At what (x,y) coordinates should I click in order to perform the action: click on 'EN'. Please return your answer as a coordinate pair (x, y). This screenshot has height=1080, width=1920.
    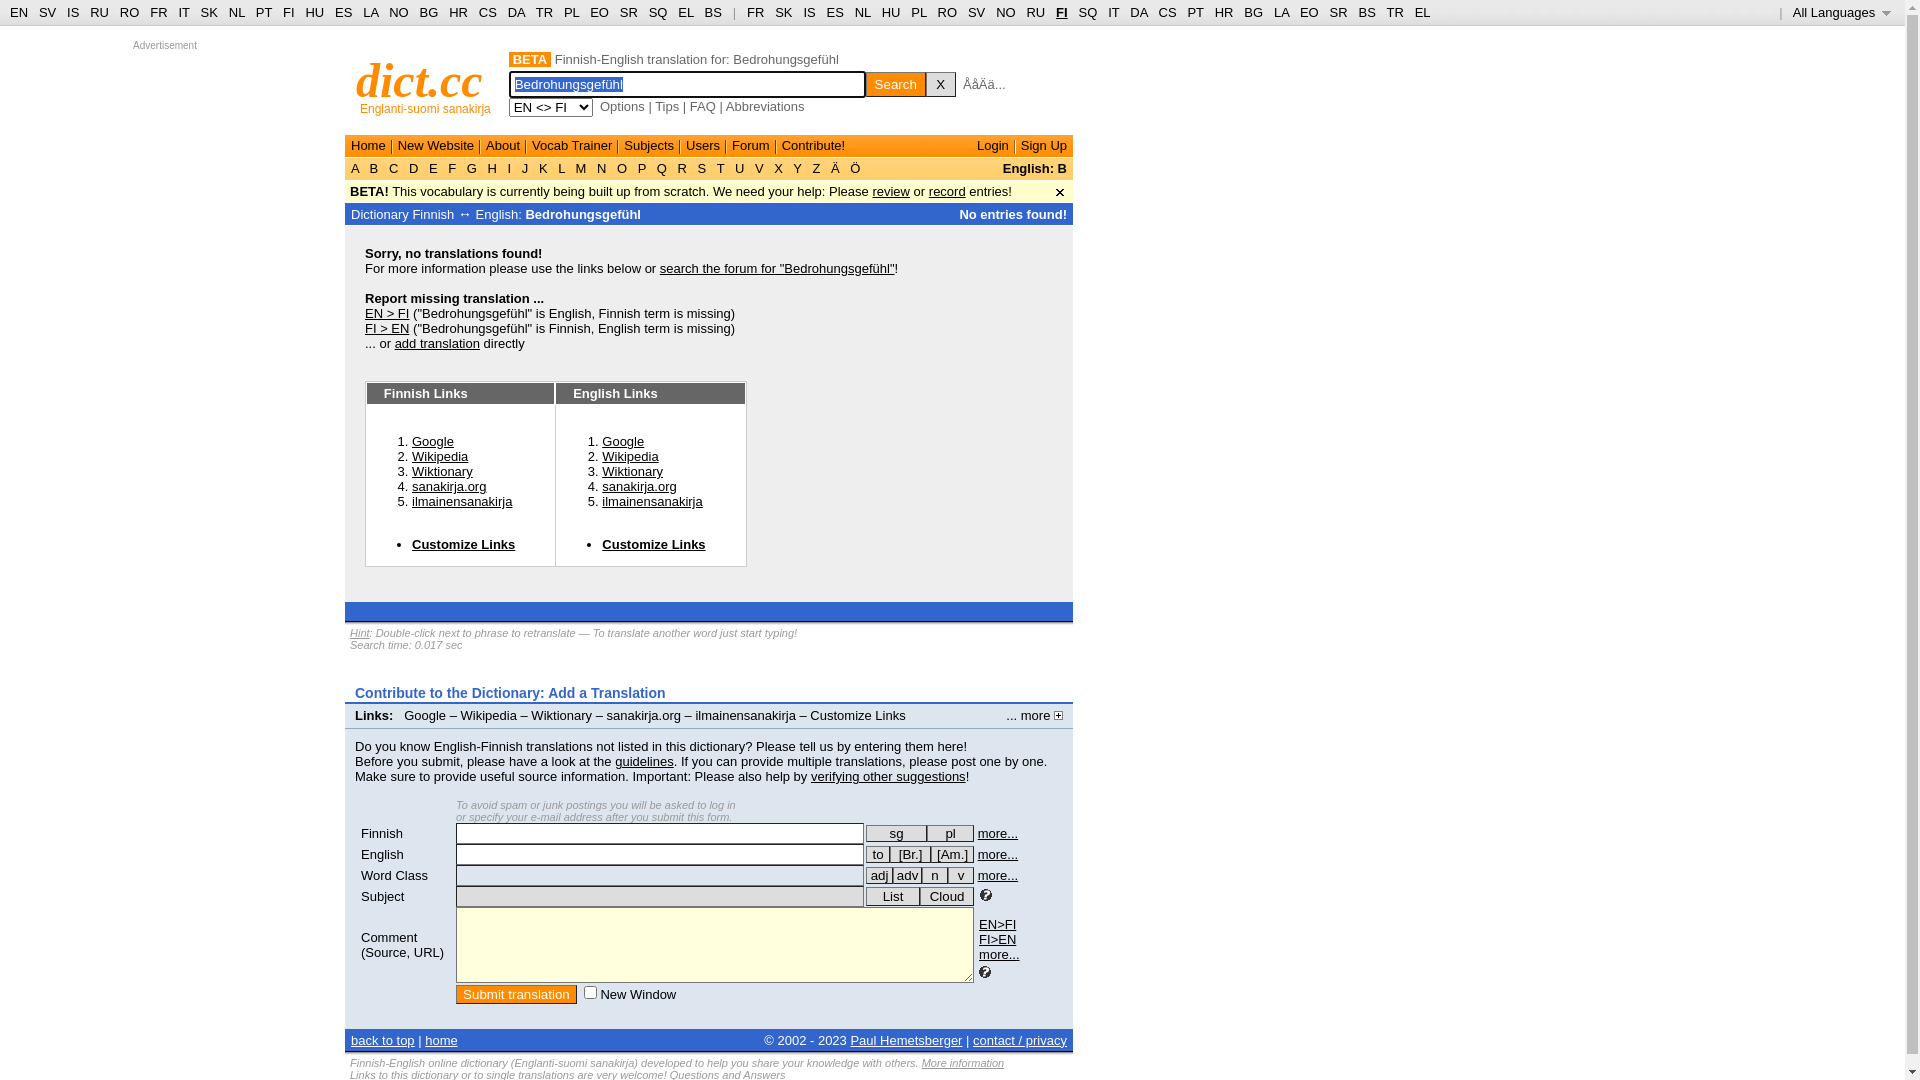
    Looking at the image, I should click on (19, 12).